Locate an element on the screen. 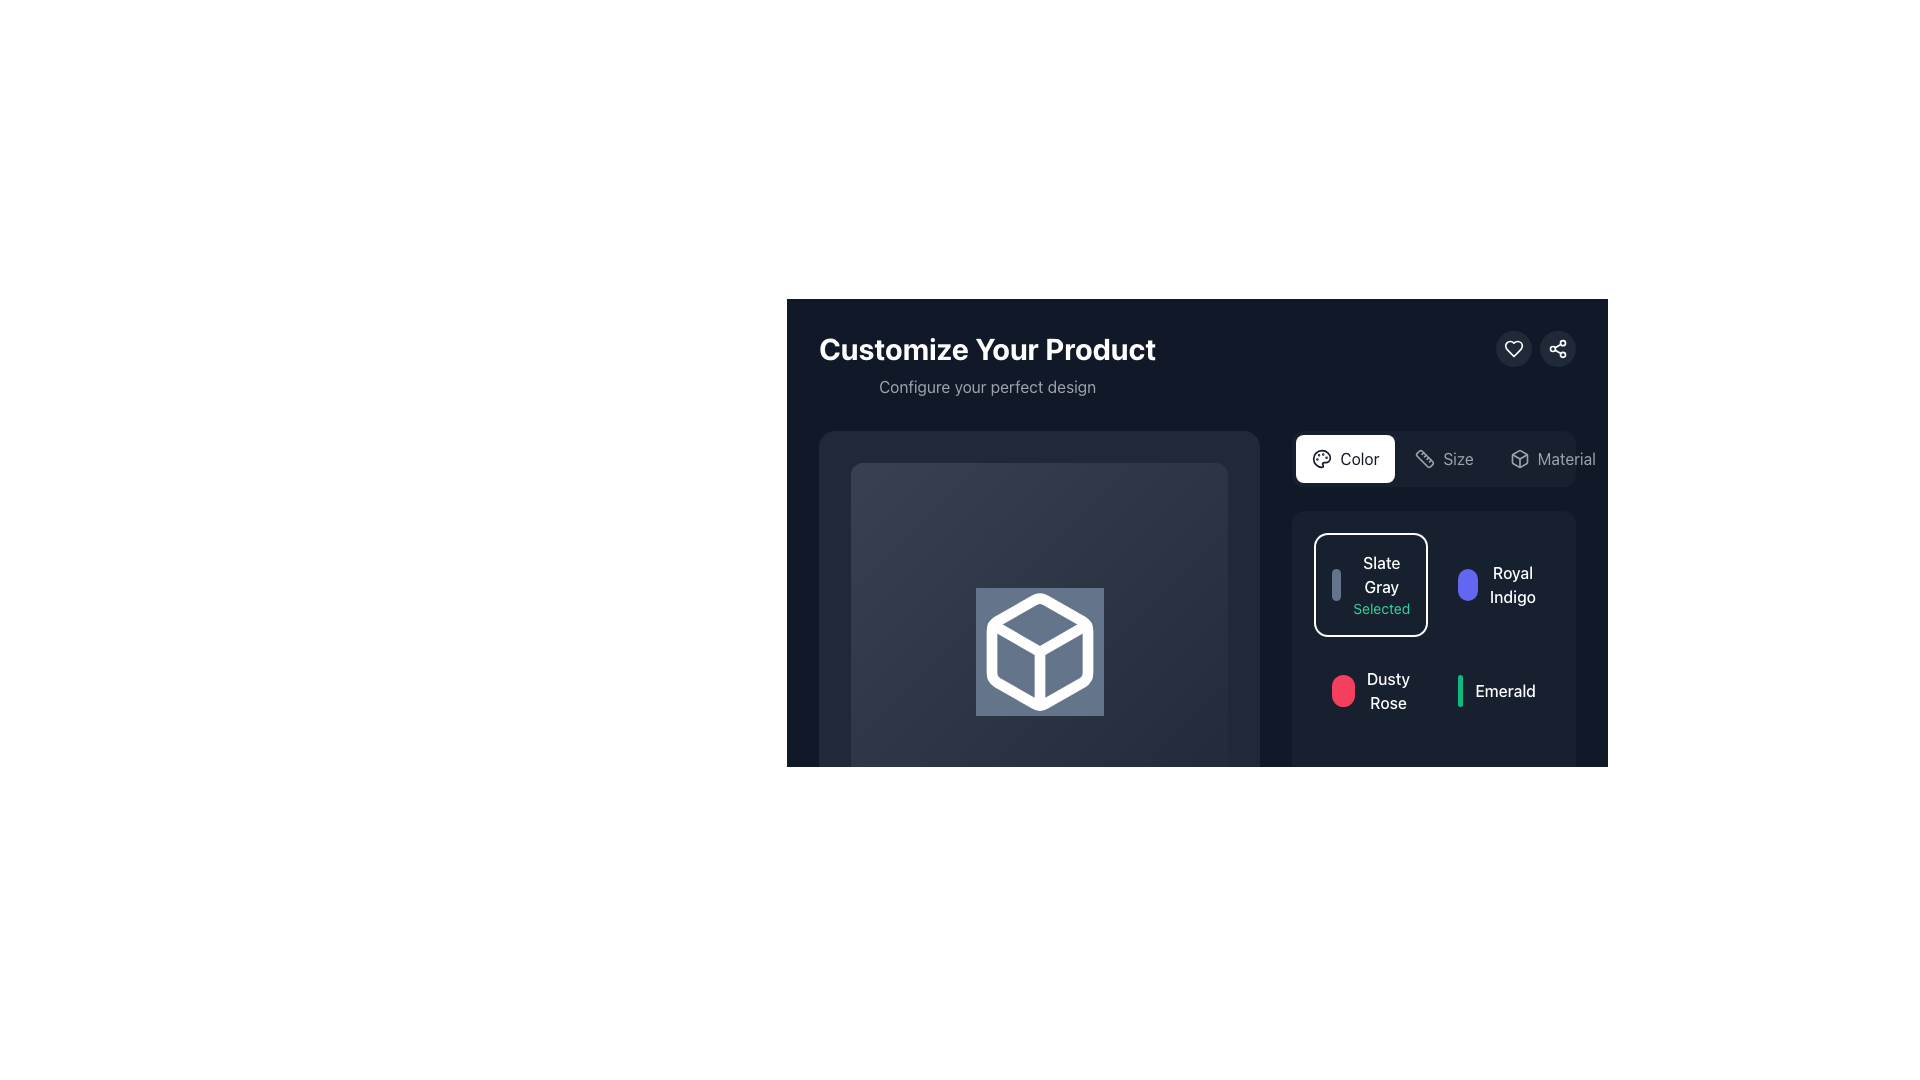  the text label indicating the color name 'Emerald' is located at coordinates (1505, 689).